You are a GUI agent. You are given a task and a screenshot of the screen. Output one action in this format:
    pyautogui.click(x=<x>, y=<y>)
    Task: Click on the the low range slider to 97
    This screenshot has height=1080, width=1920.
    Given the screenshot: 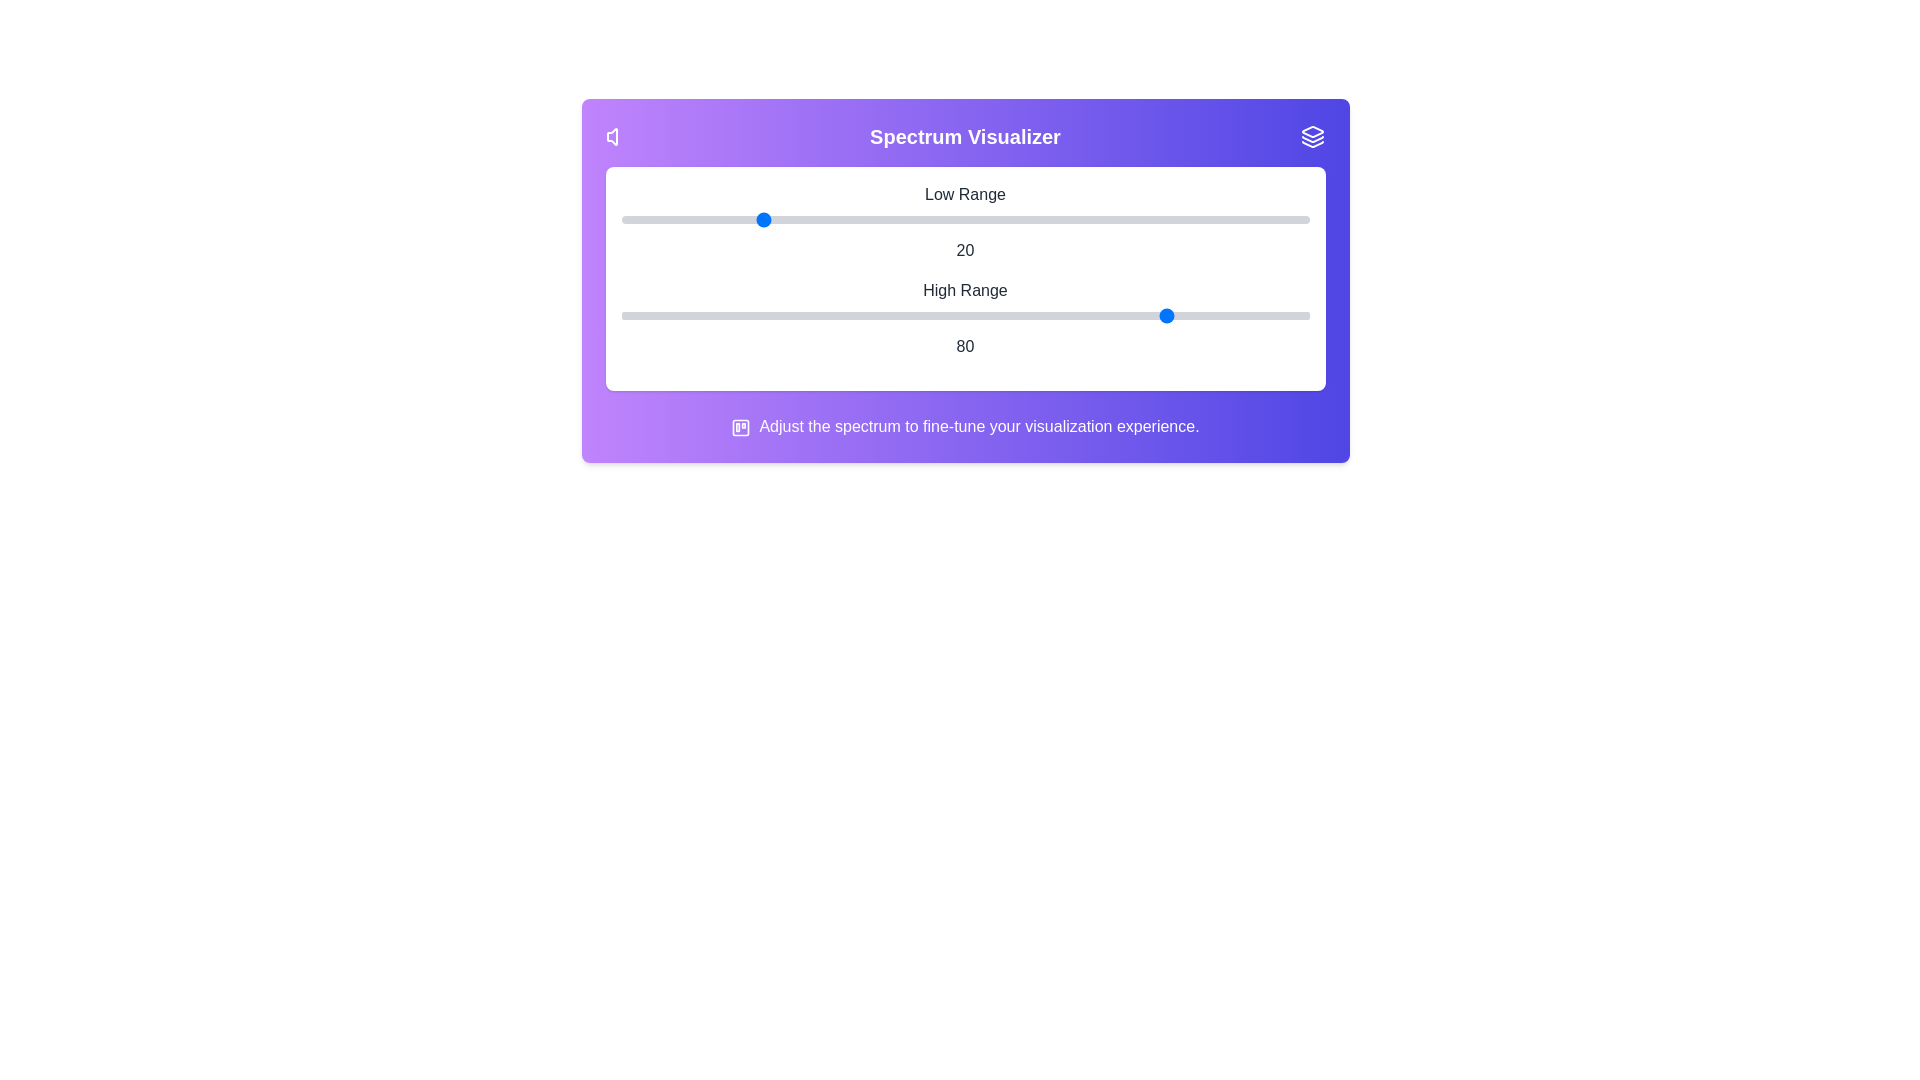 What is the action you would take?
    pyautogui.click(x=1288, y=219)
    